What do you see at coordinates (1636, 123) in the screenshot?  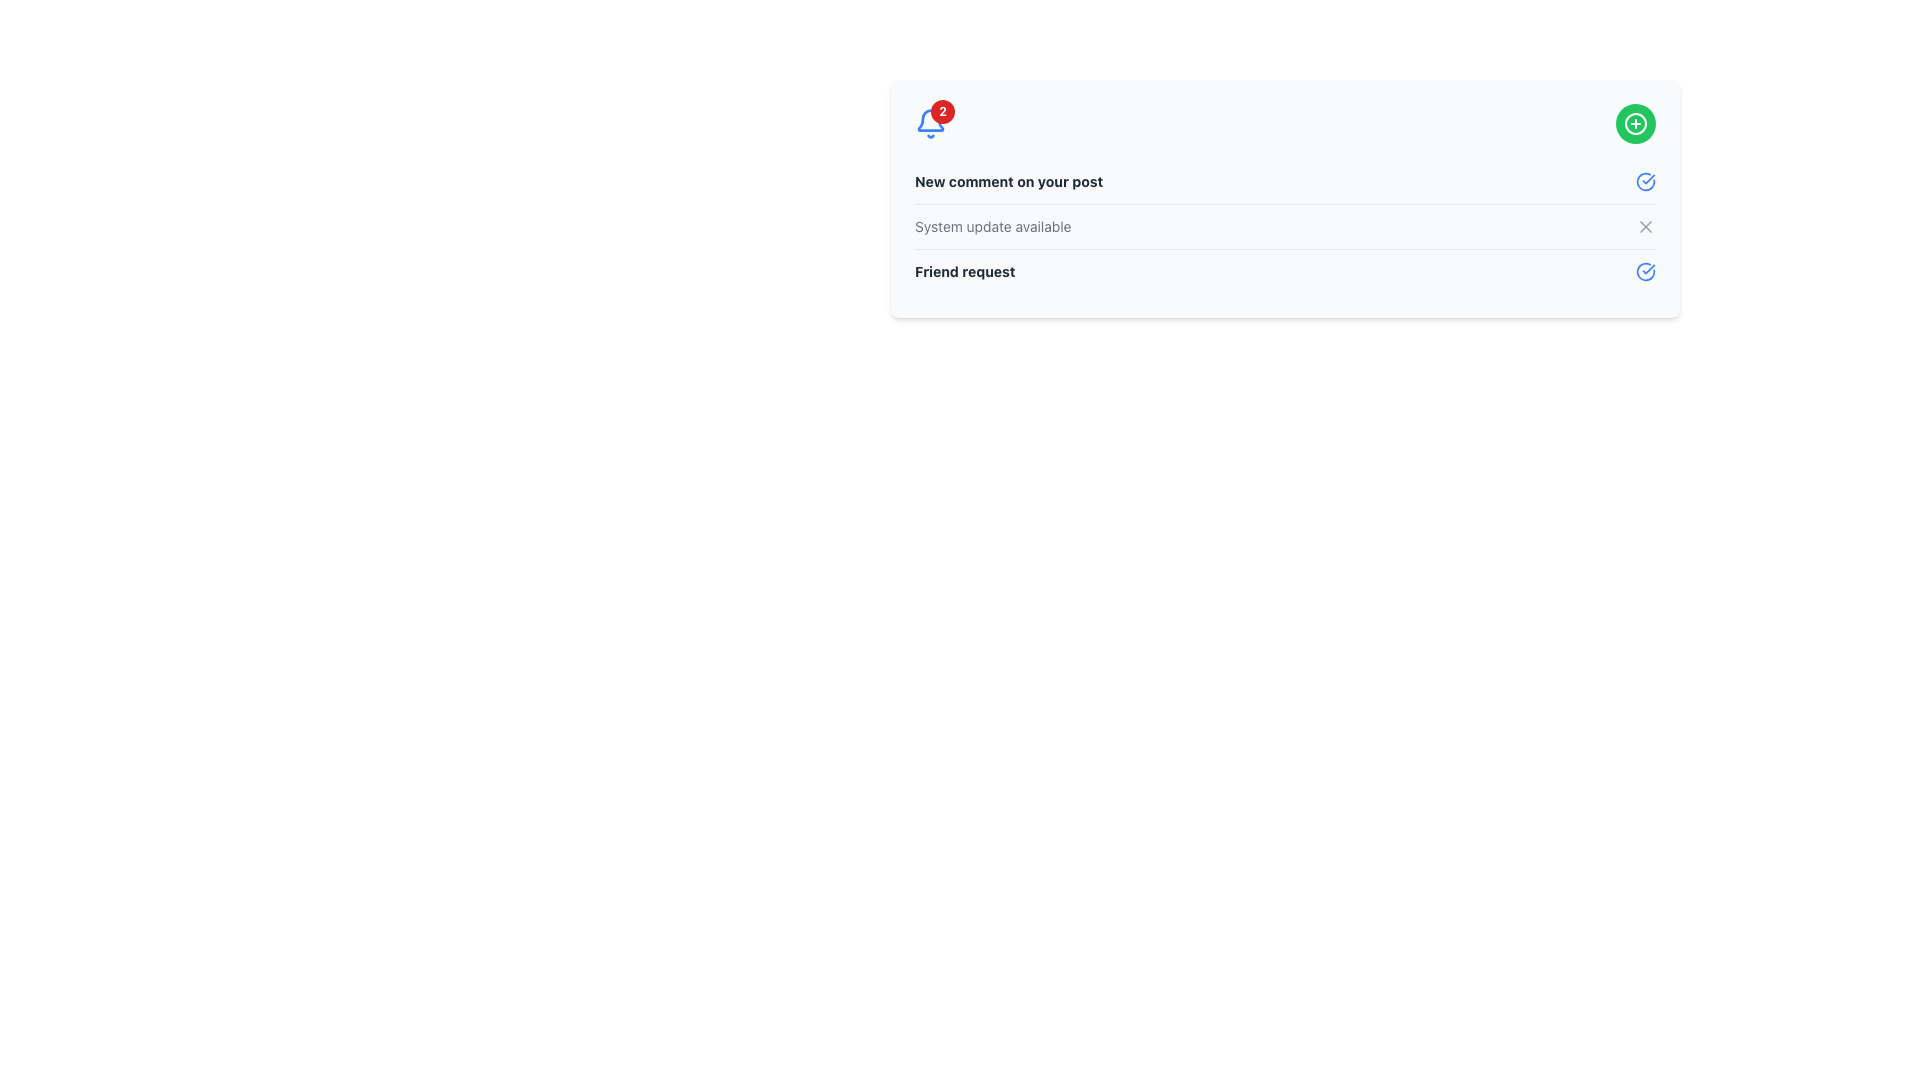 I see `the SVG circular element that represents the background of the '+' symbol located at the top-right corner of the notification panel` at bounding box center [1636, 123].